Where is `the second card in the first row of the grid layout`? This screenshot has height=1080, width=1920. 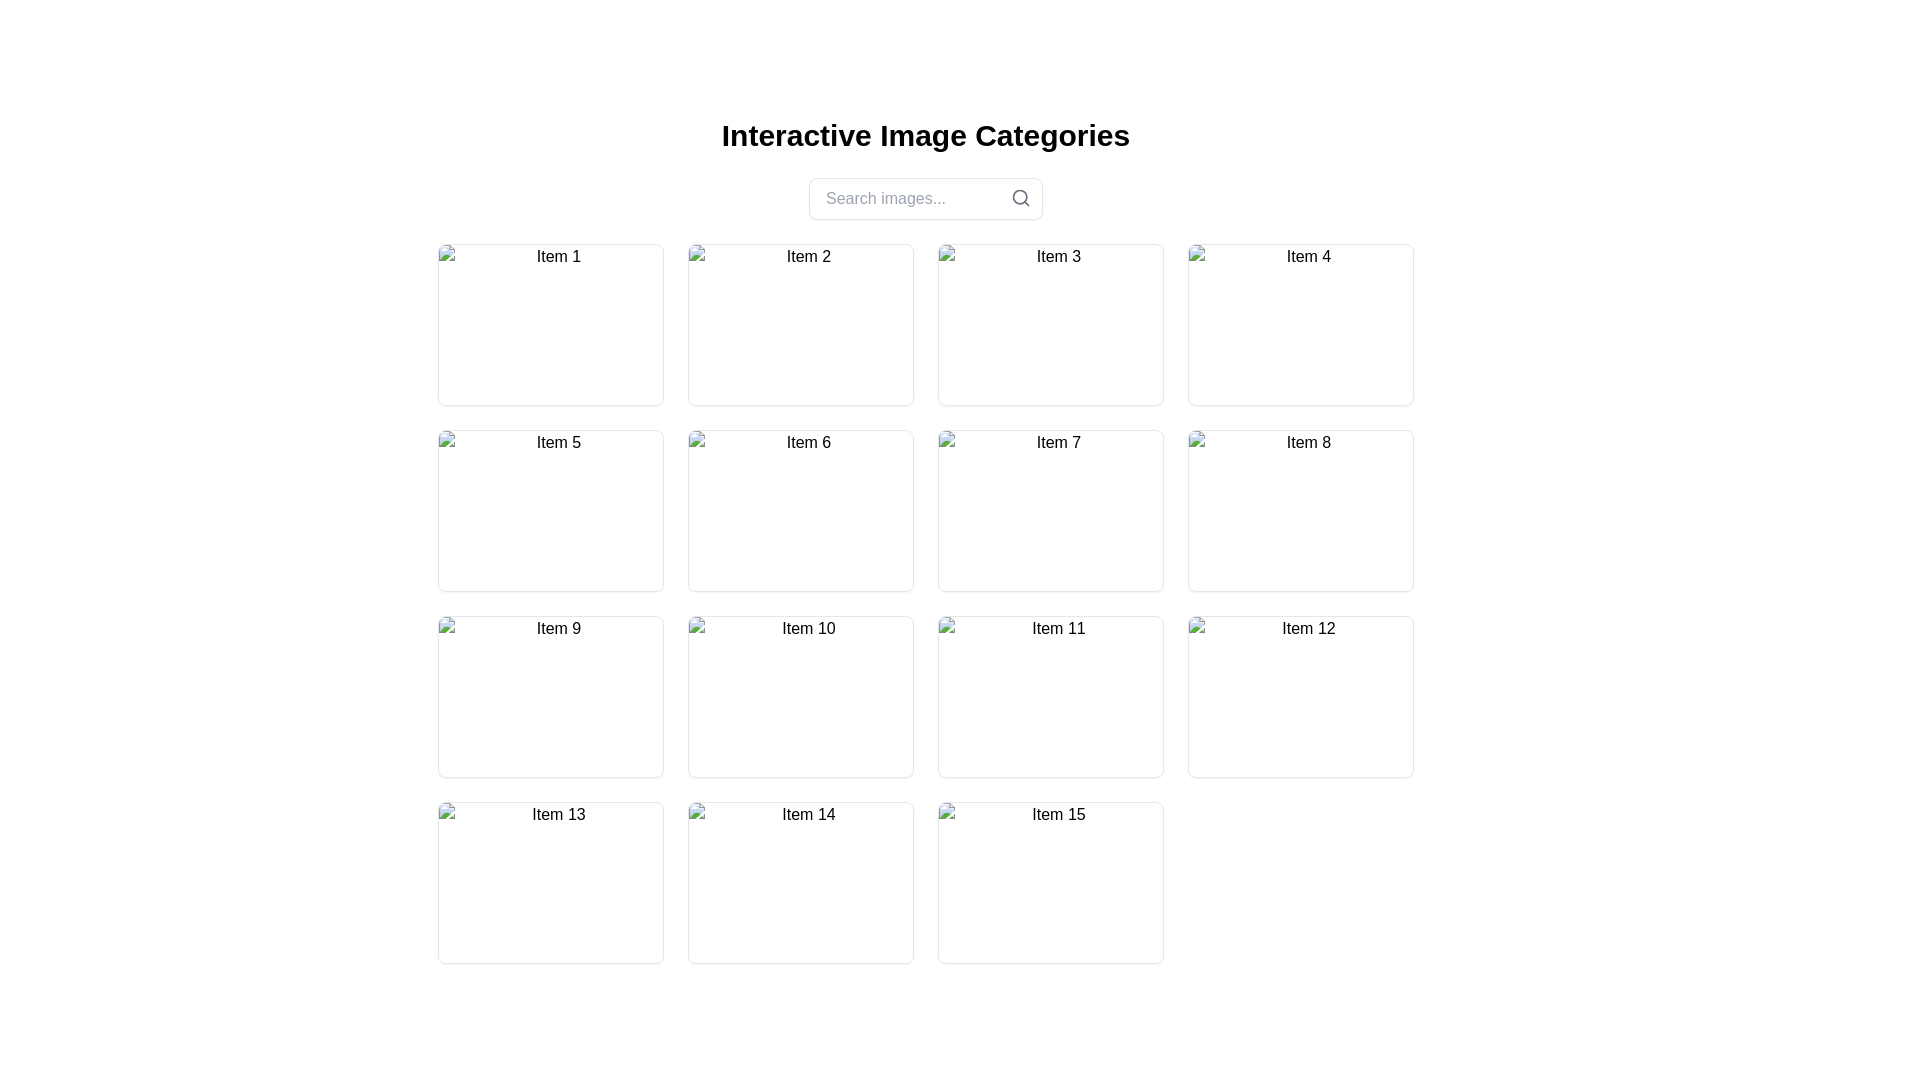
the second card in the first row of the grid layout is located at coordinates (801, 323).